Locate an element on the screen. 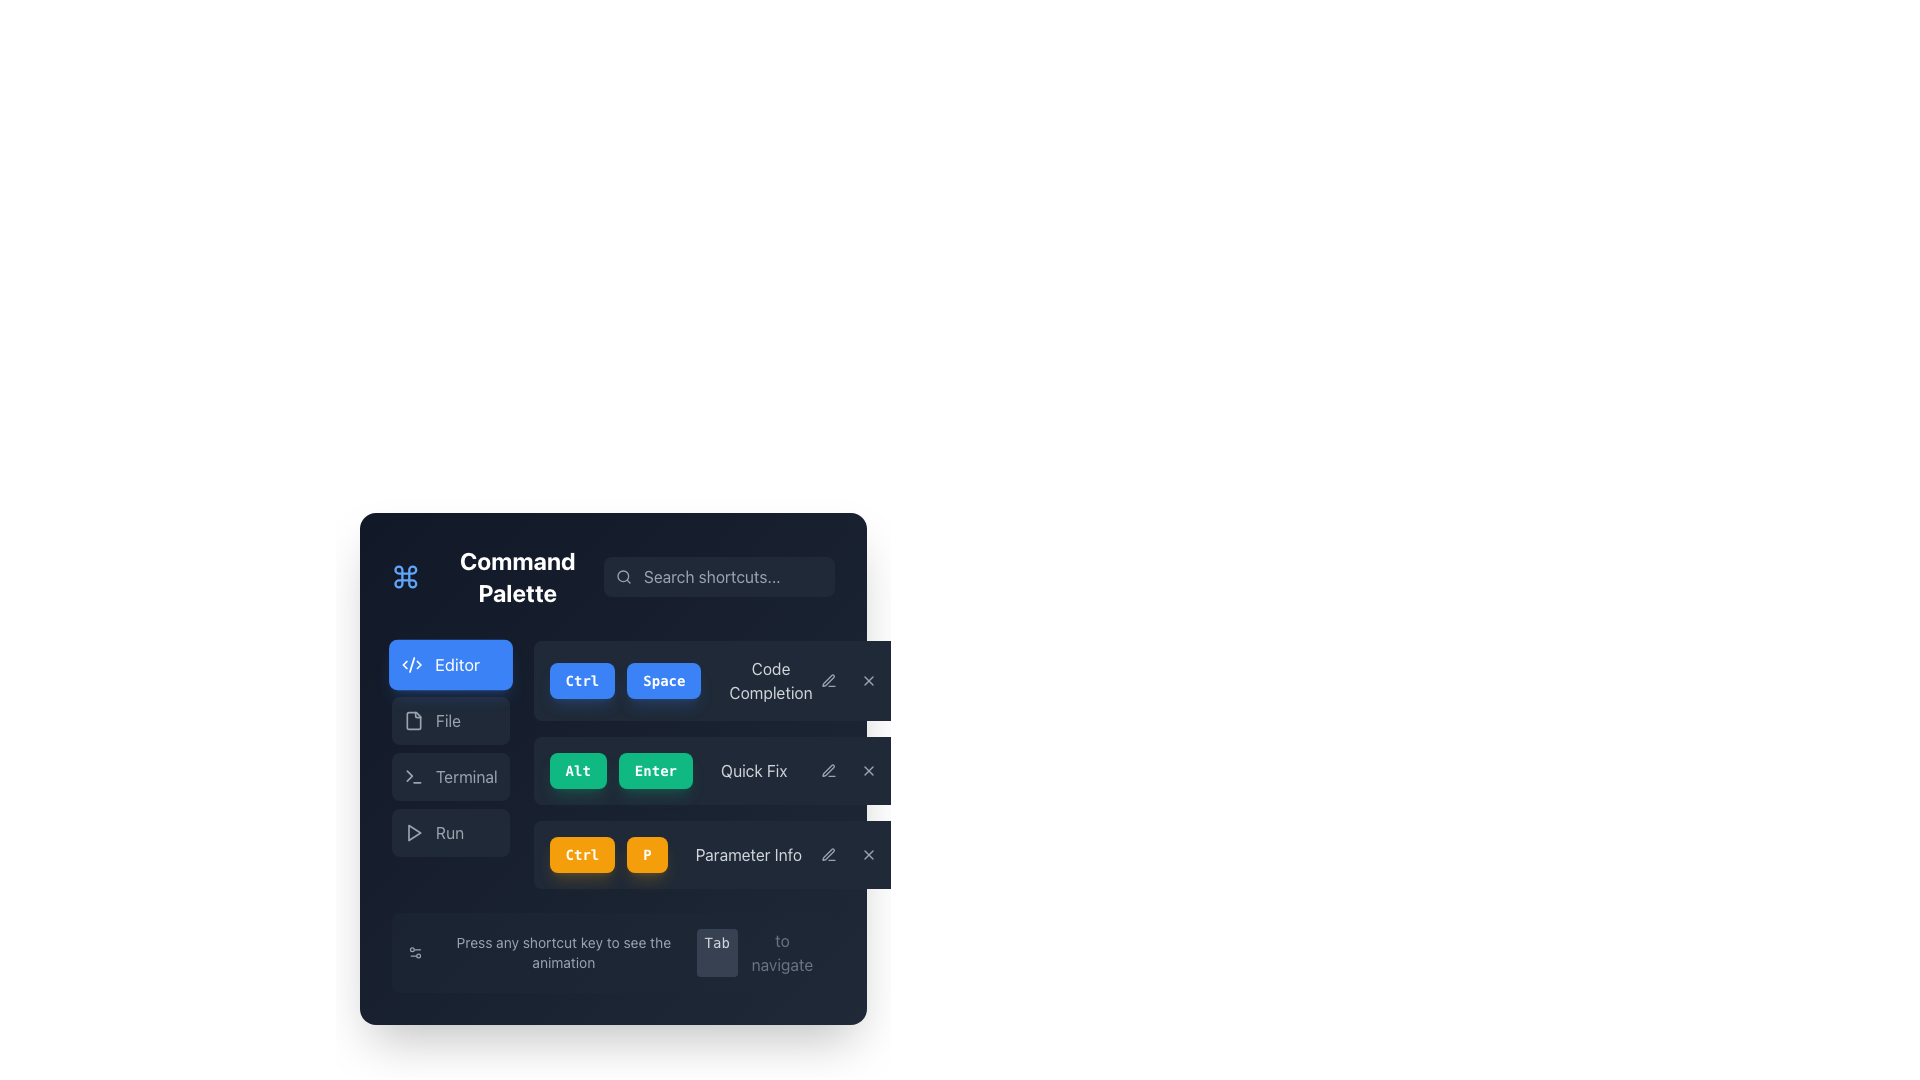 The width and height of the screenshot is (1920, 1080). the 'Ctrl' key button located under the 'Code Completion' label, which is the first button in a horizontal arrangement of interactive elements is located at coordinates (581, 680).